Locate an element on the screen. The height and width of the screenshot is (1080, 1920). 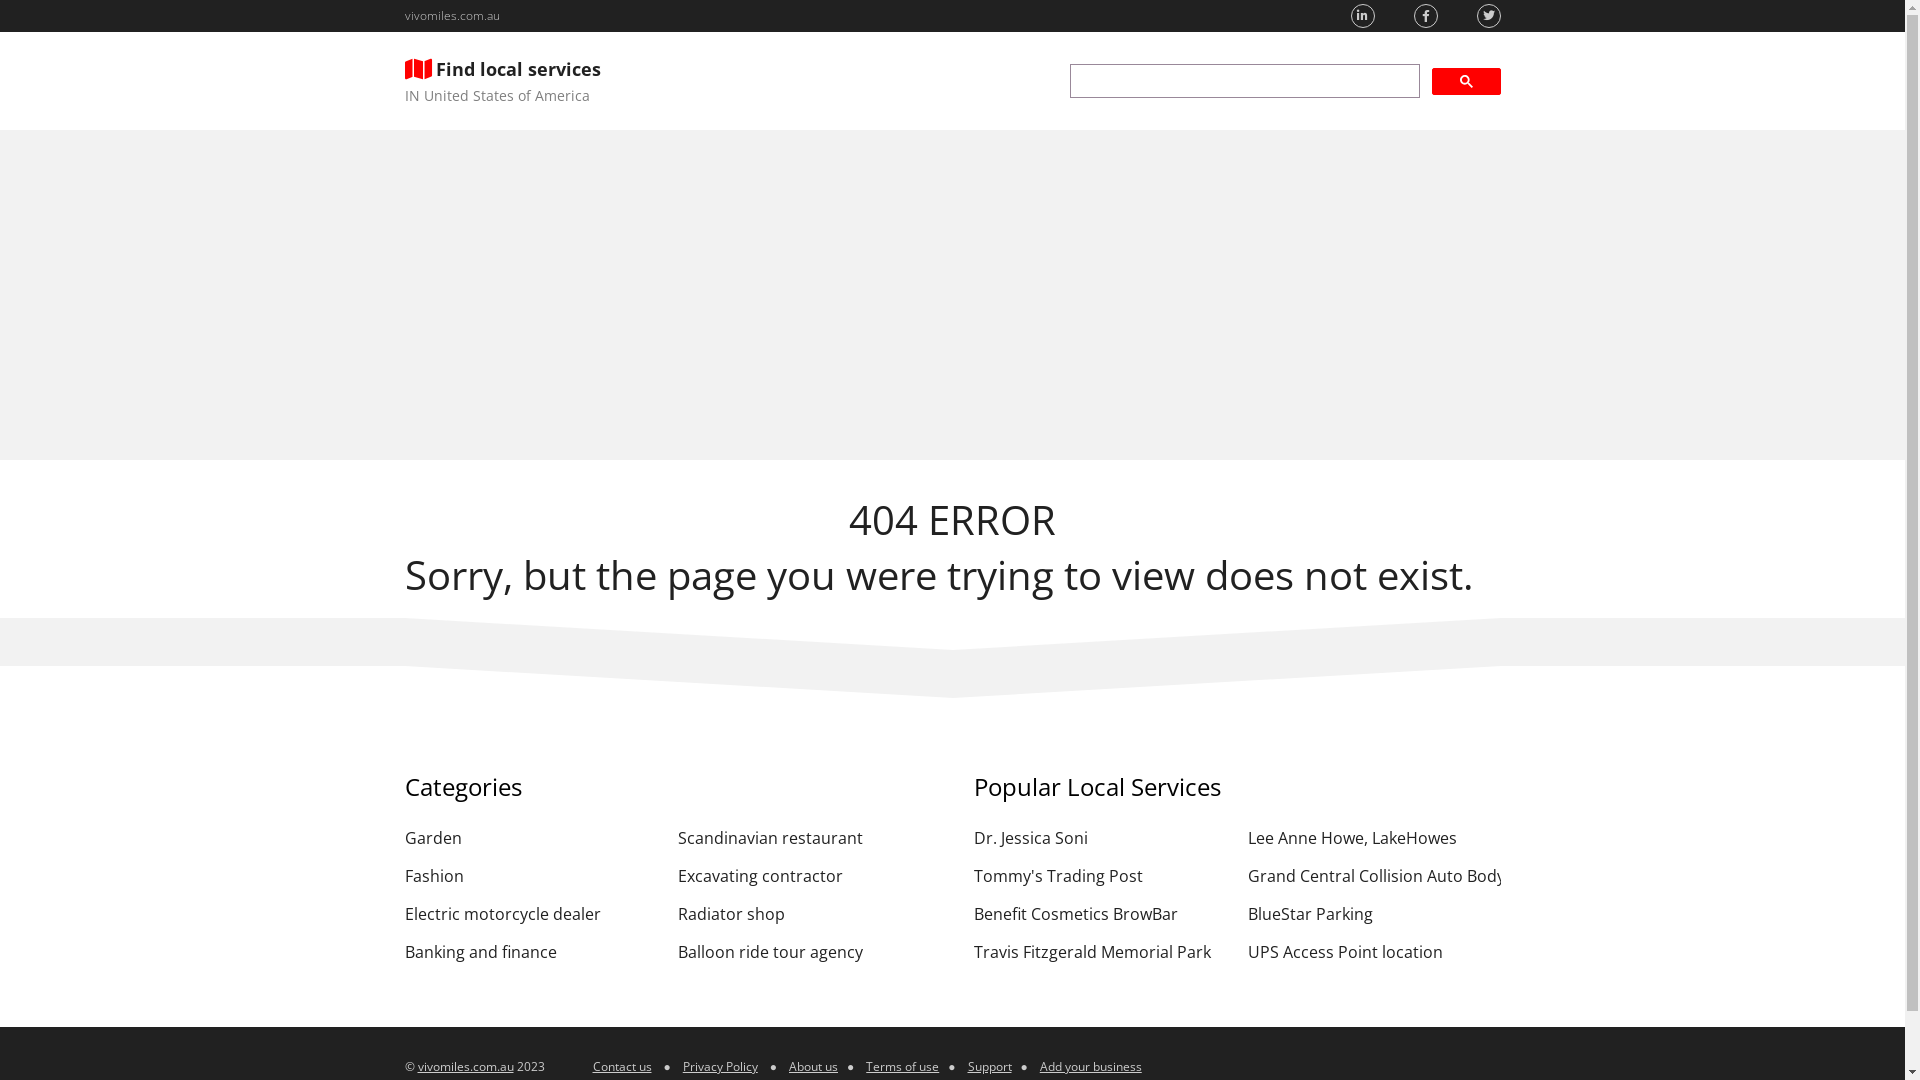
'Scandinavian restaurant' is located at coordinates (804, 837).